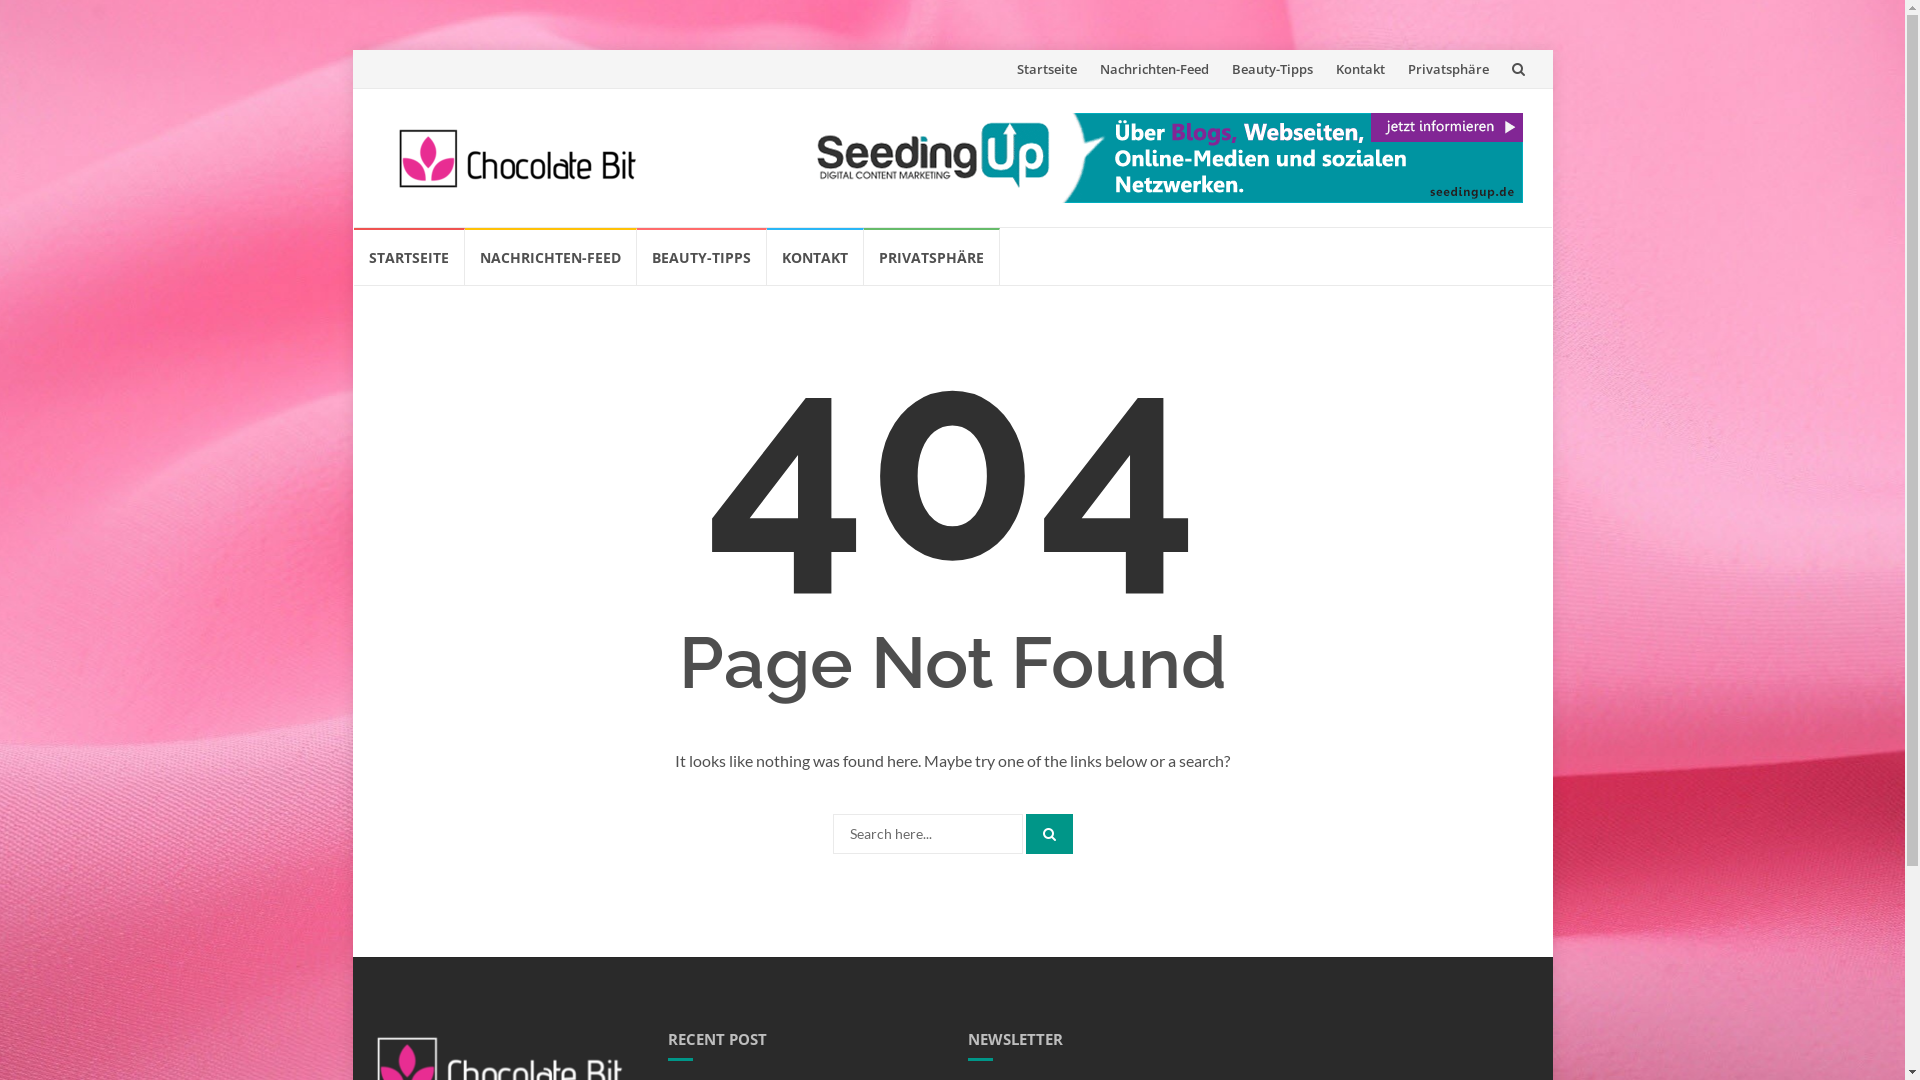 This screenshot has width=1920, height=1080. I want to click on 'Kontakt', so click(1360, 68).